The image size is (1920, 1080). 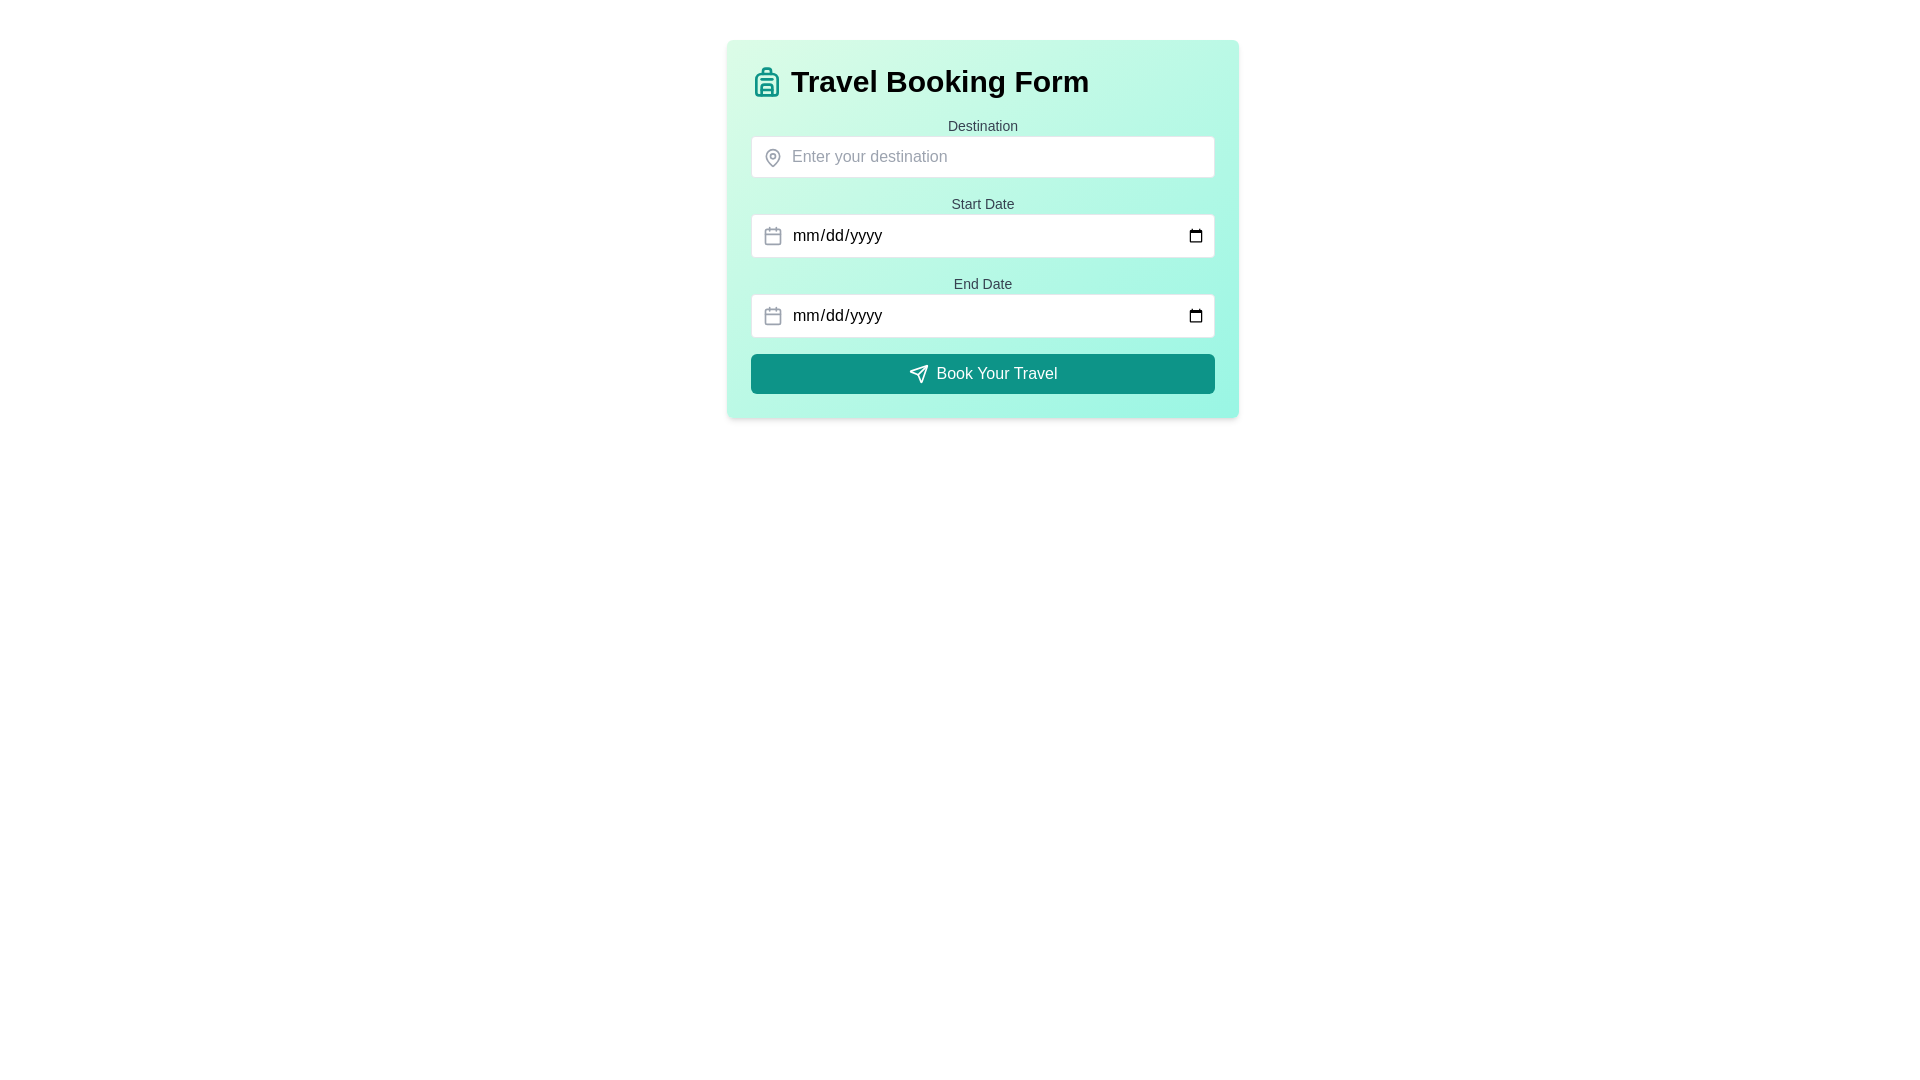 I want to click on the pin icon located inside the 'Destination' input field, which has a circular base and a needle-like top, rendered in gray color, so click(x=771, y=157).